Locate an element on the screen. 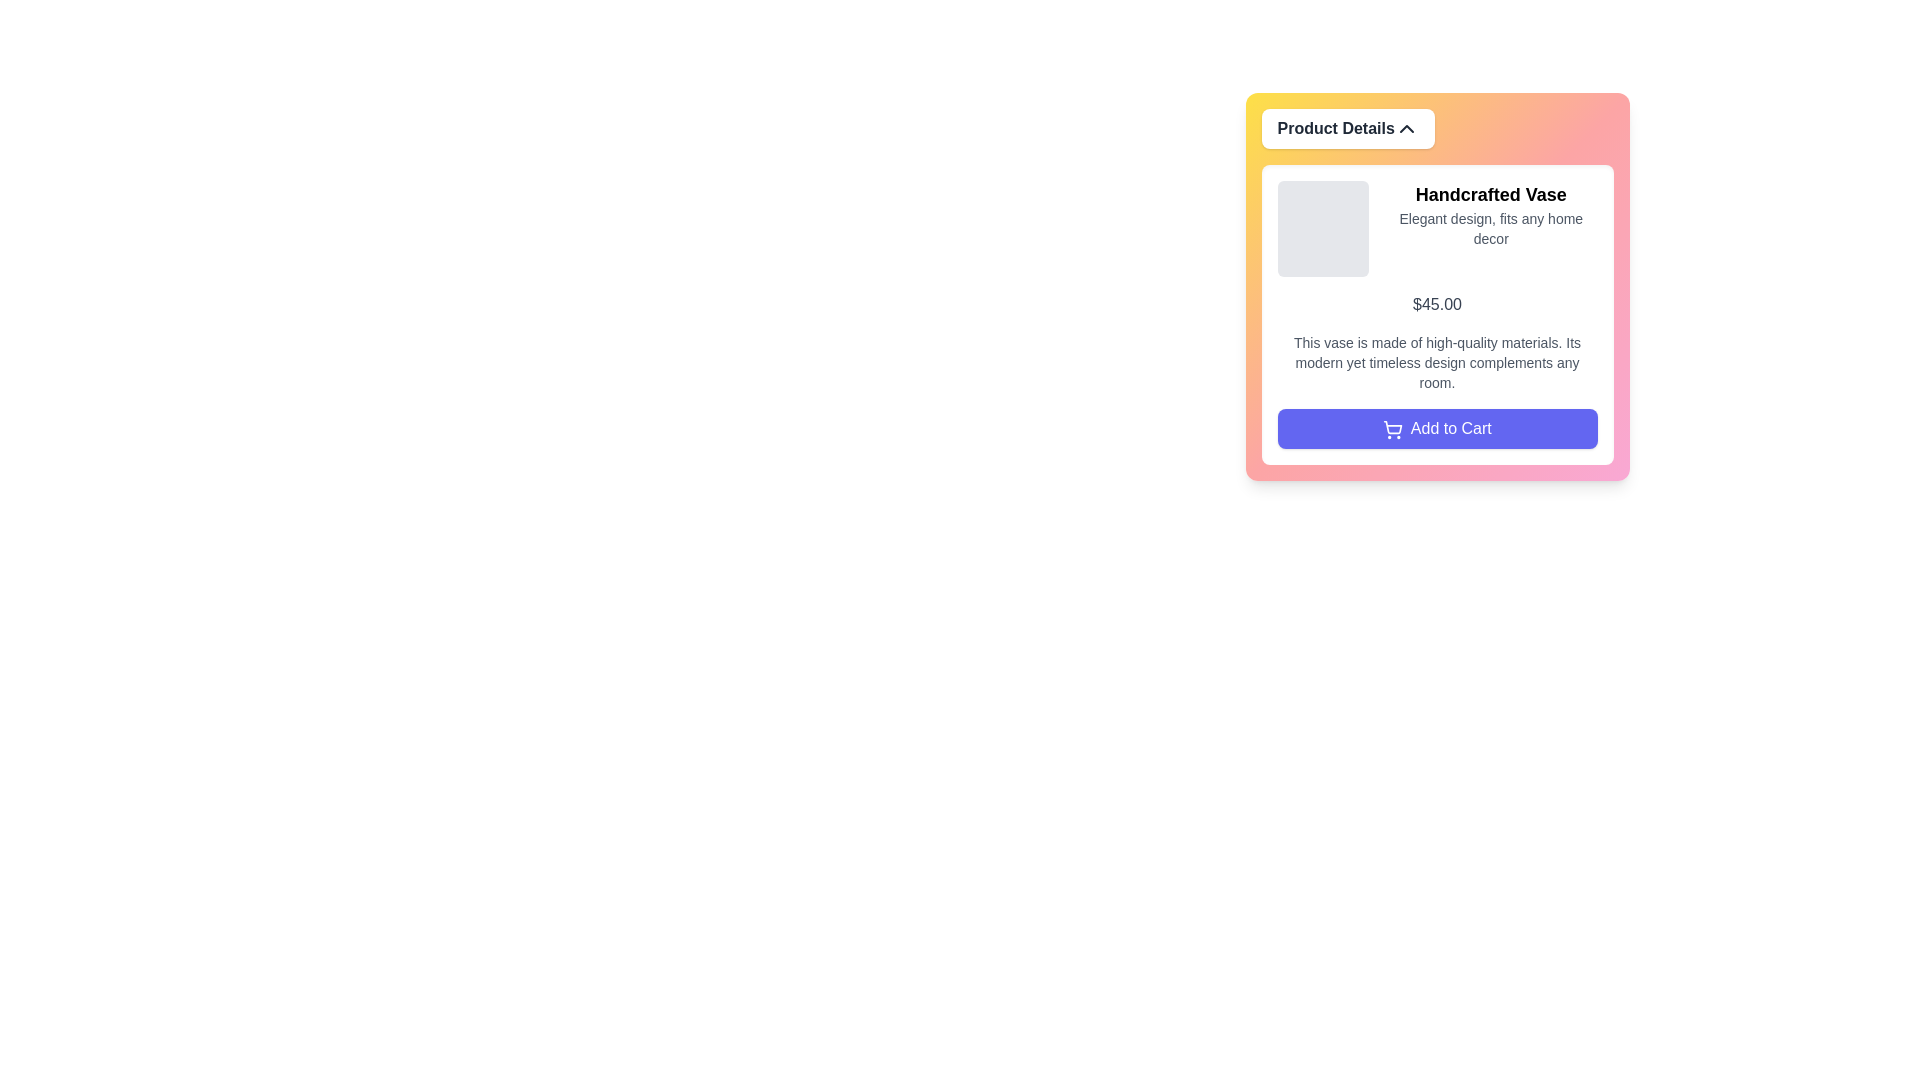 The width and height of the screenshot is (1920, 1080). the label or header text element located at the top-center of the section, which may also trigger dropdown or collapsible content is located at coordinates (1335, 128).